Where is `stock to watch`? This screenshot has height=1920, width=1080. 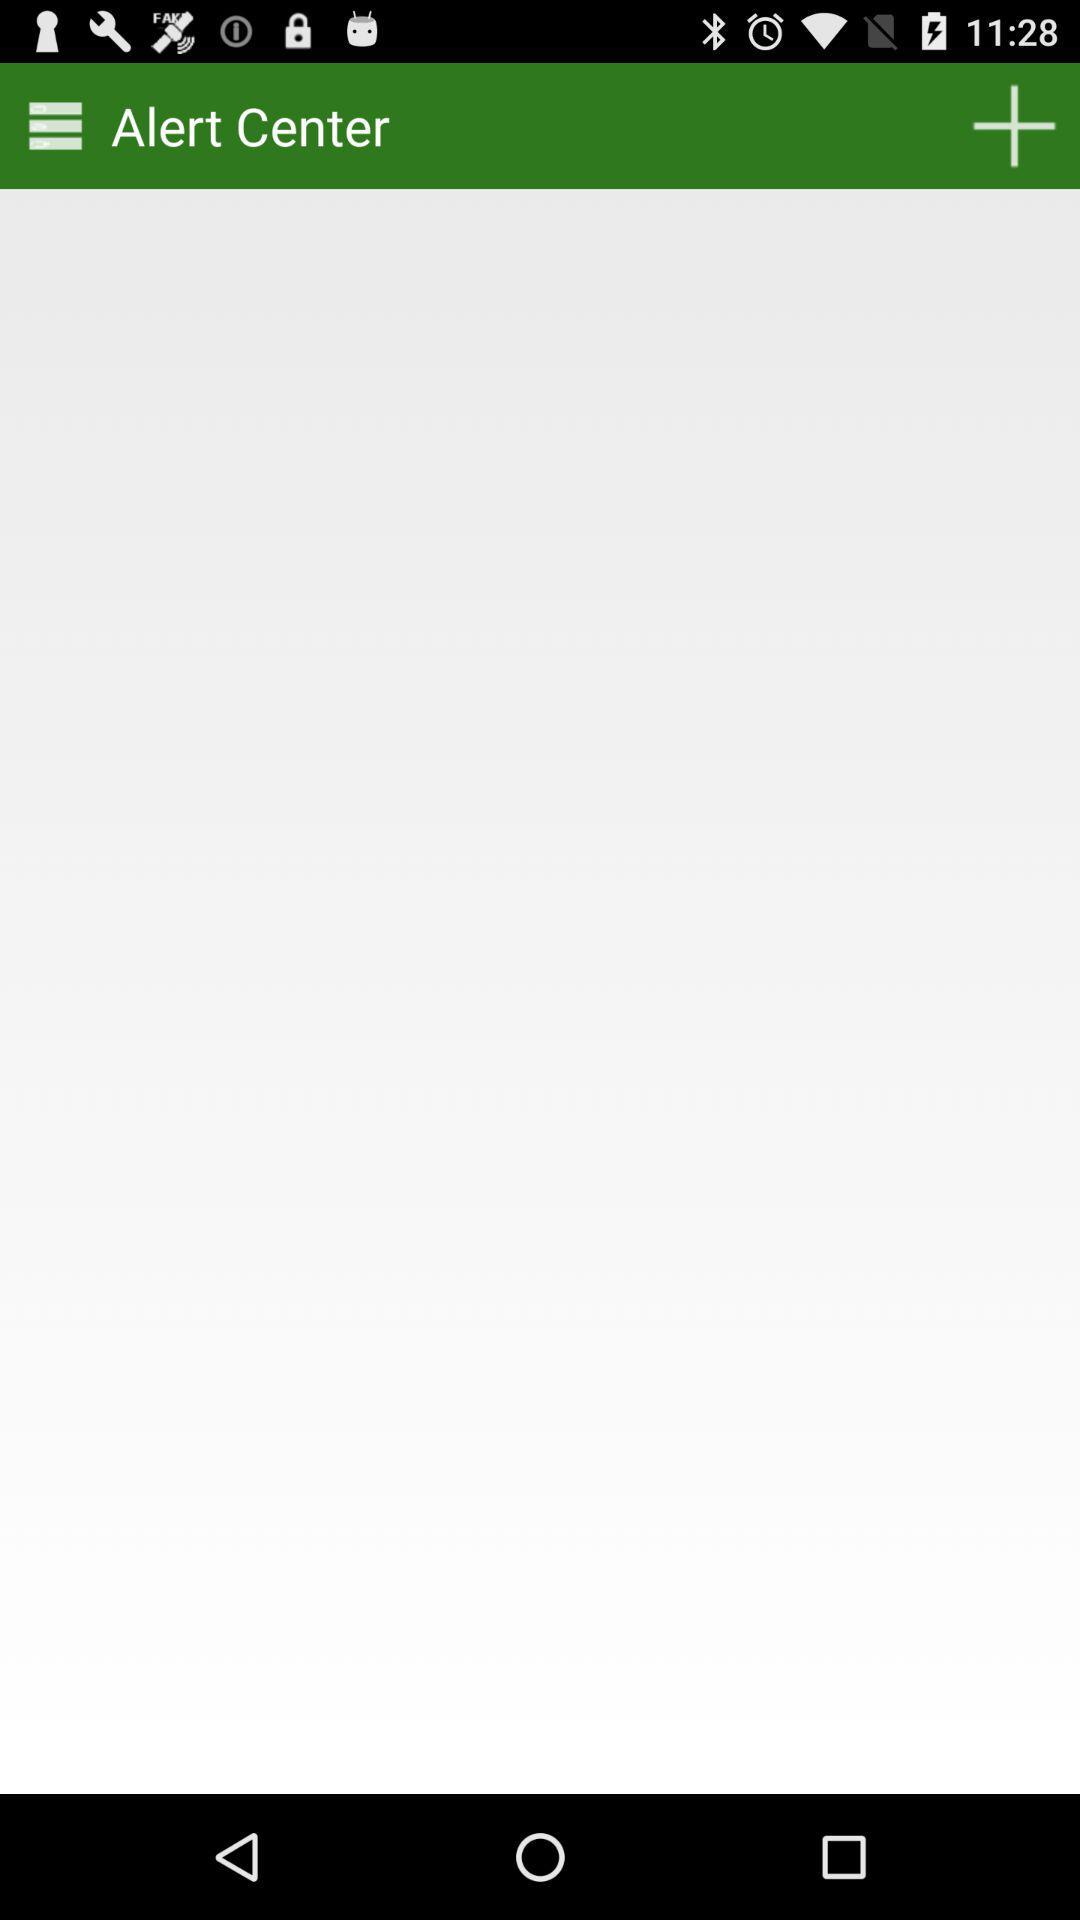 stock to watch is located at coordinates (1014, 124).